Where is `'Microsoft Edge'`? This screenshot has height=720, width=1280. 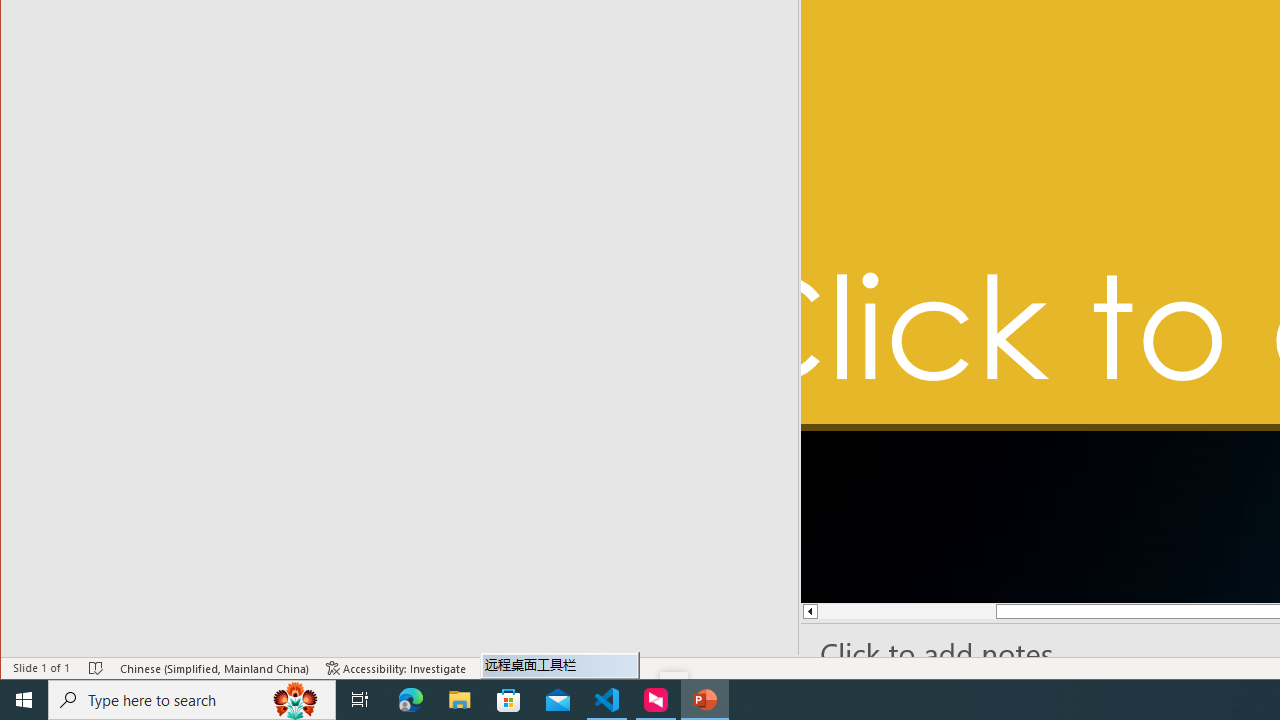
'Microsoft Edge' is located at coordinates (410, 698).